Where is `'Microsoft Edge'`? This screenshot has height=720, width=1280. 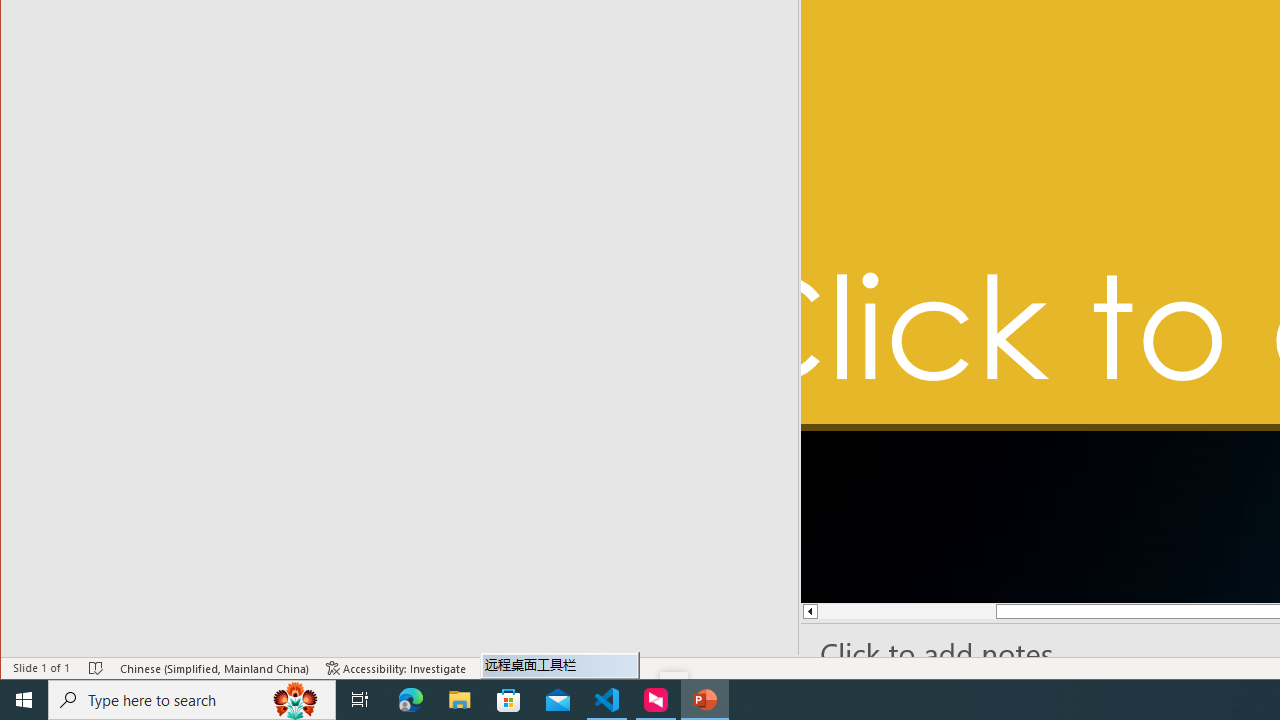
'Microsoft Edge' is located at coordinates (410, 698).